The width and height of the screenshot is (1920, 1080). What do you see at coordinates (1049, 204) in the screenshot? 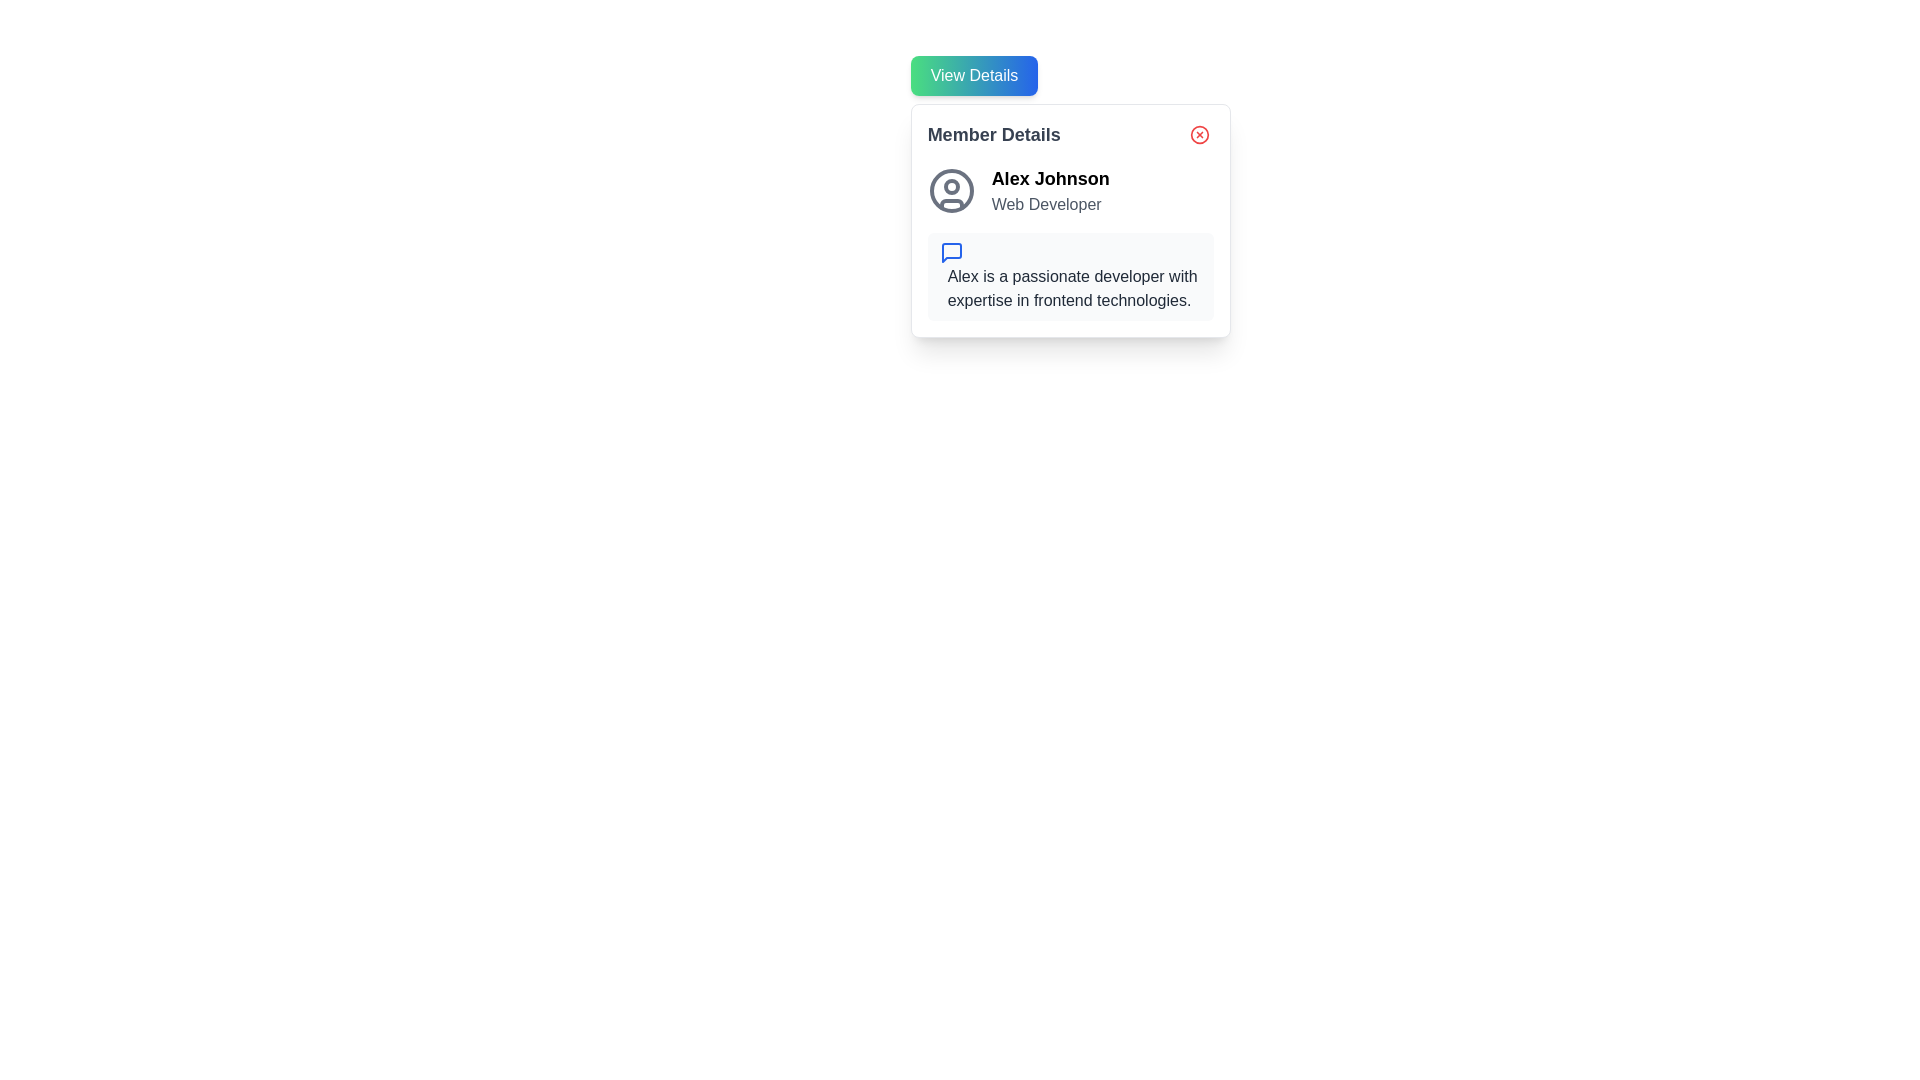
I see `the text label displaying 'Web Developer', which is positioned below 'Alex Johnson' within the 'Member Details' card` at bounding box center [1049, 204].